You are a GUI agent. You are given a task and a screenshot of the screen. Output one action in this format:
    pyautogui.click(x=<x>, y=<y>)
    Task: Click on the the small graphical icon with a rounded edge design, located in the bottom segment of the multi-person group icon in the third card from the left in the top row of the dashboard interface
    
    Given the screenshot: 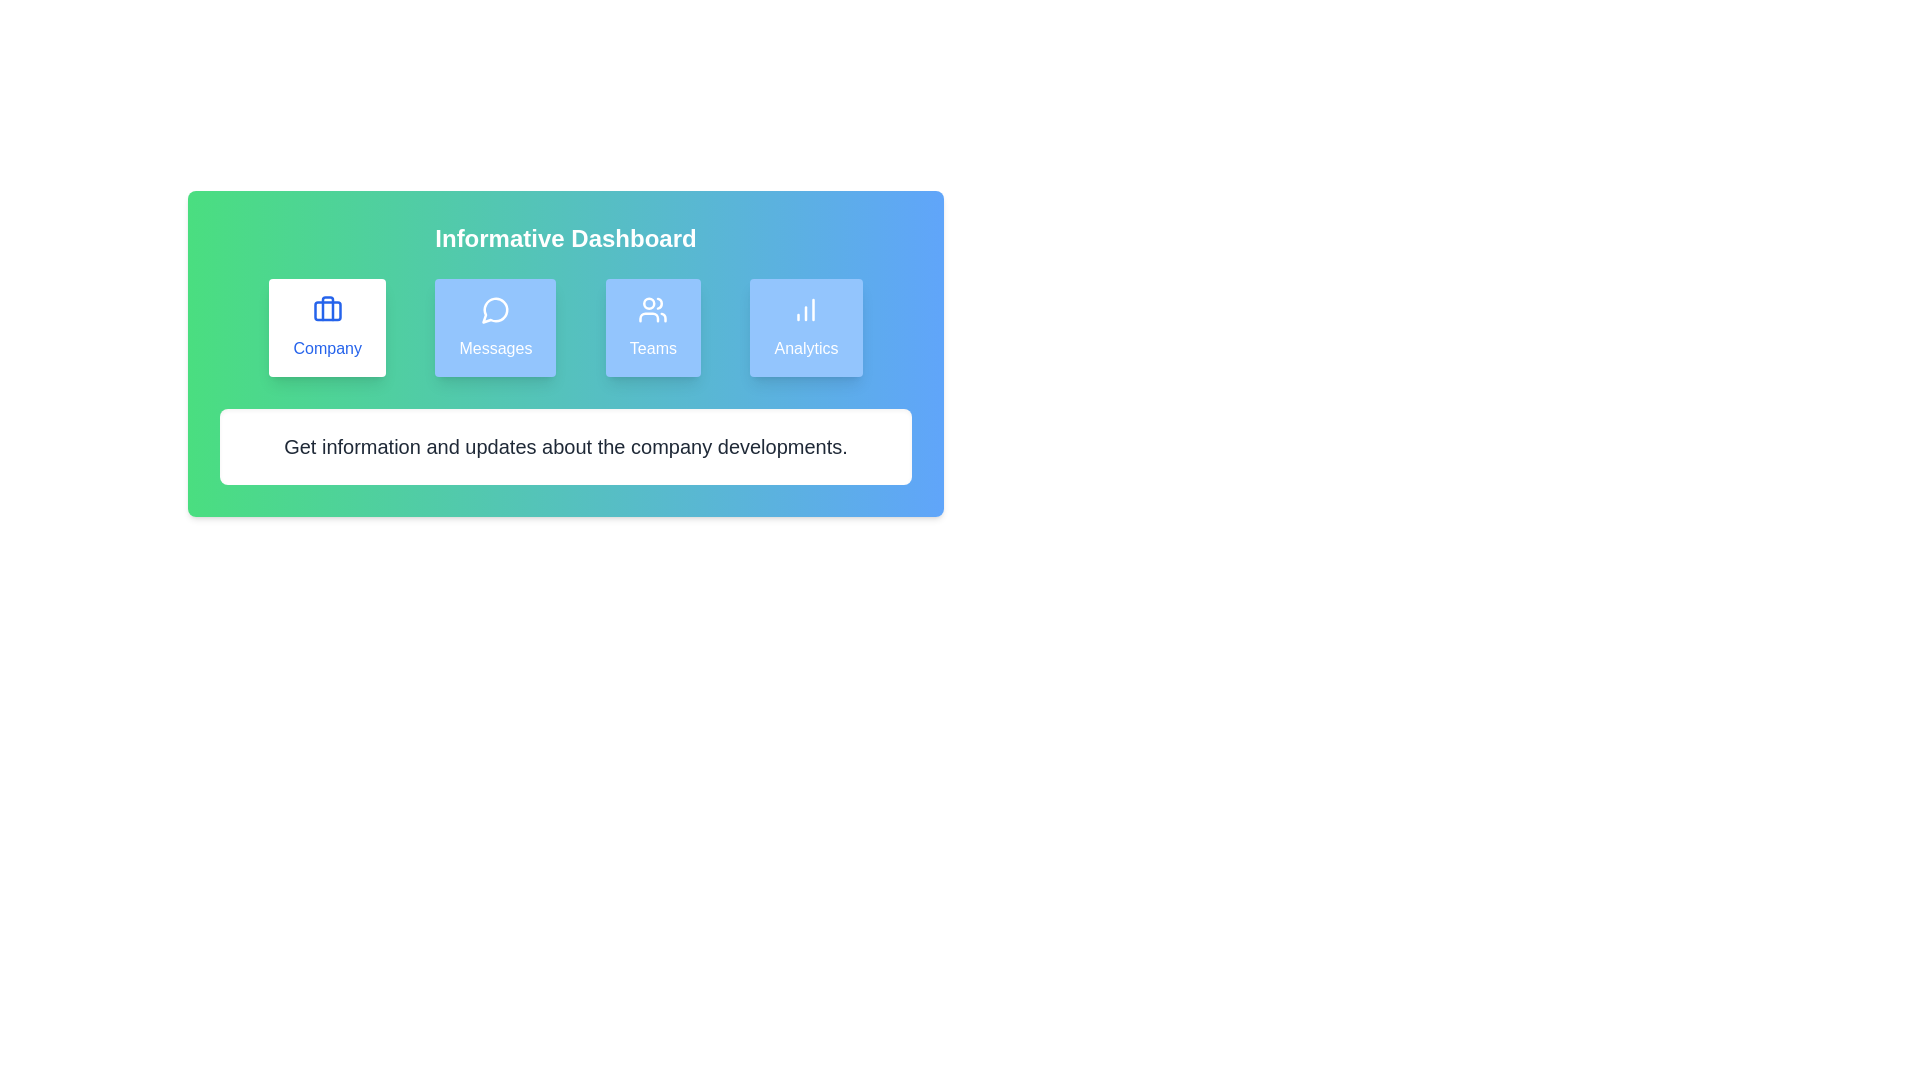 What is the action you would take?
    pyautogui.click(x=649, y=316)
    